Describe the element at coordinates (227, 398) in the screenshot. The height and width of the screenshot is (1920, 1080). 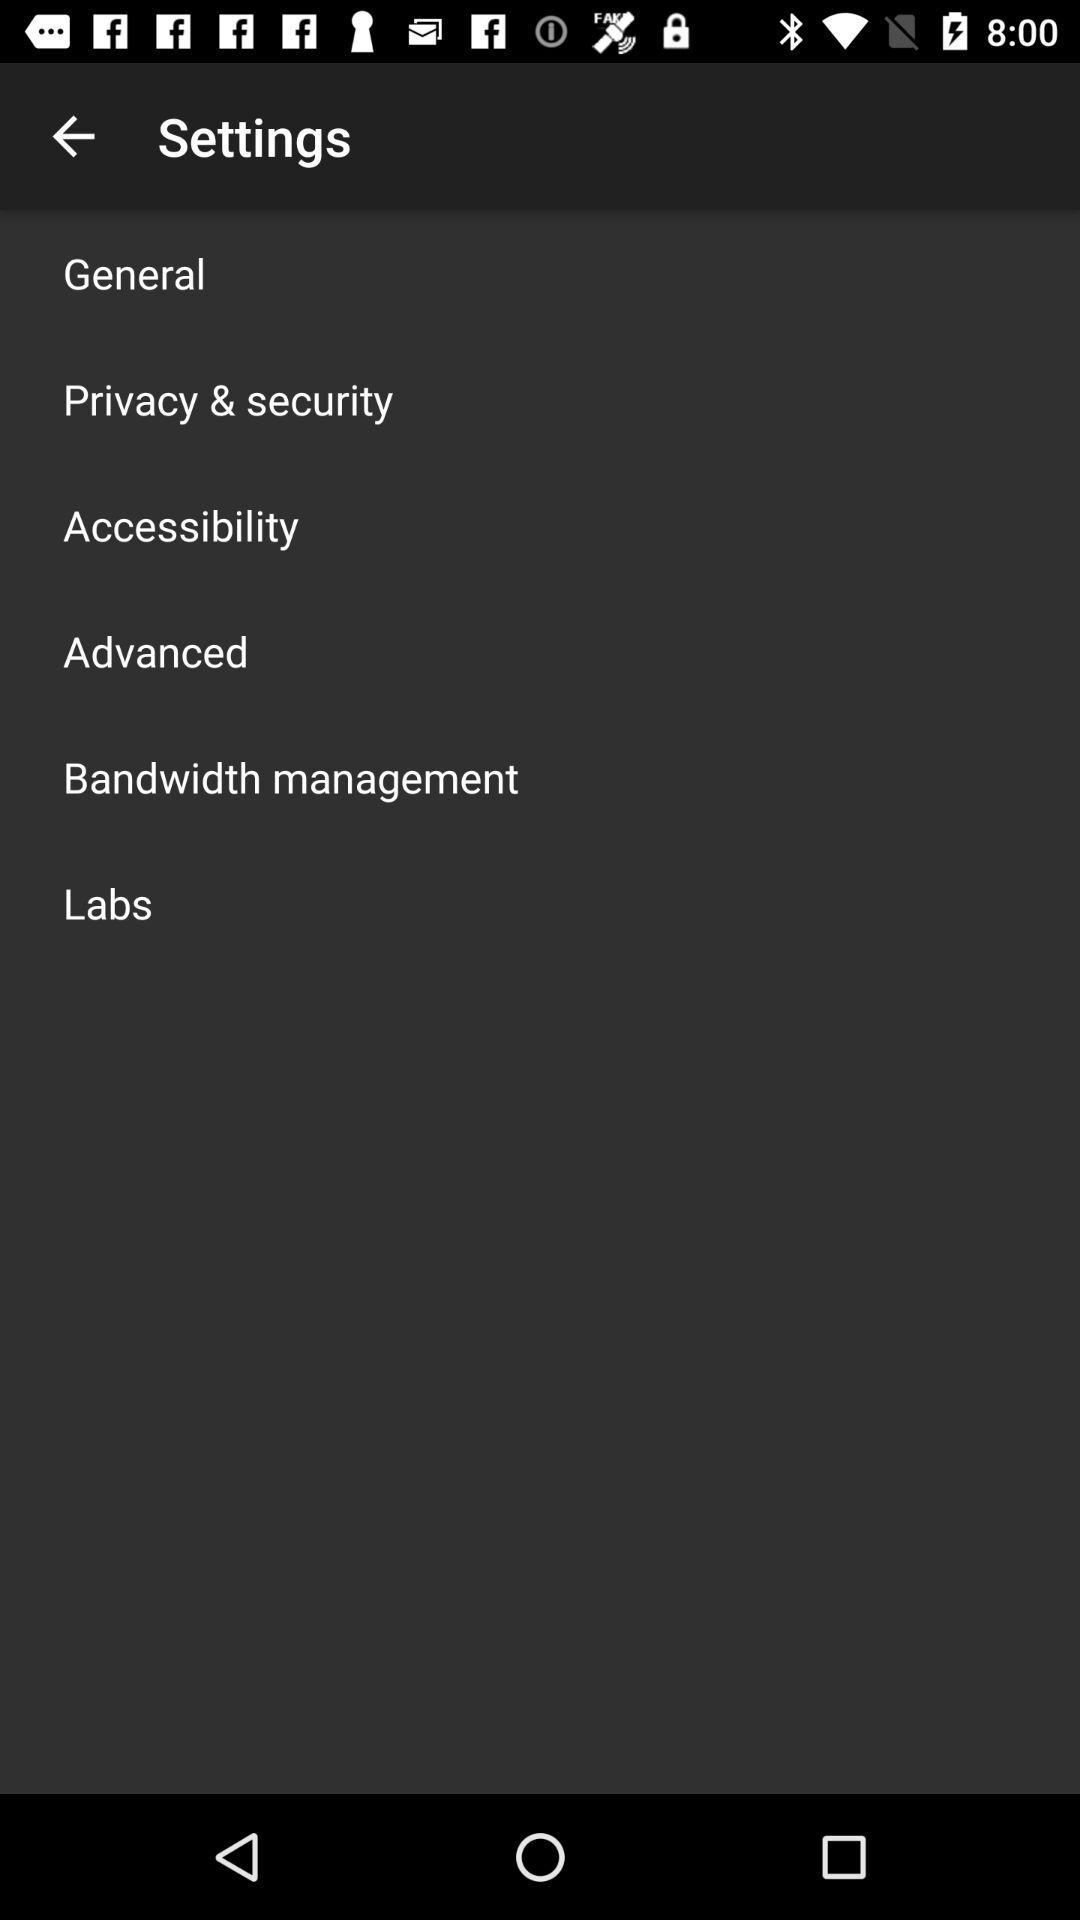
I see `app above the accessibility app` at that location.